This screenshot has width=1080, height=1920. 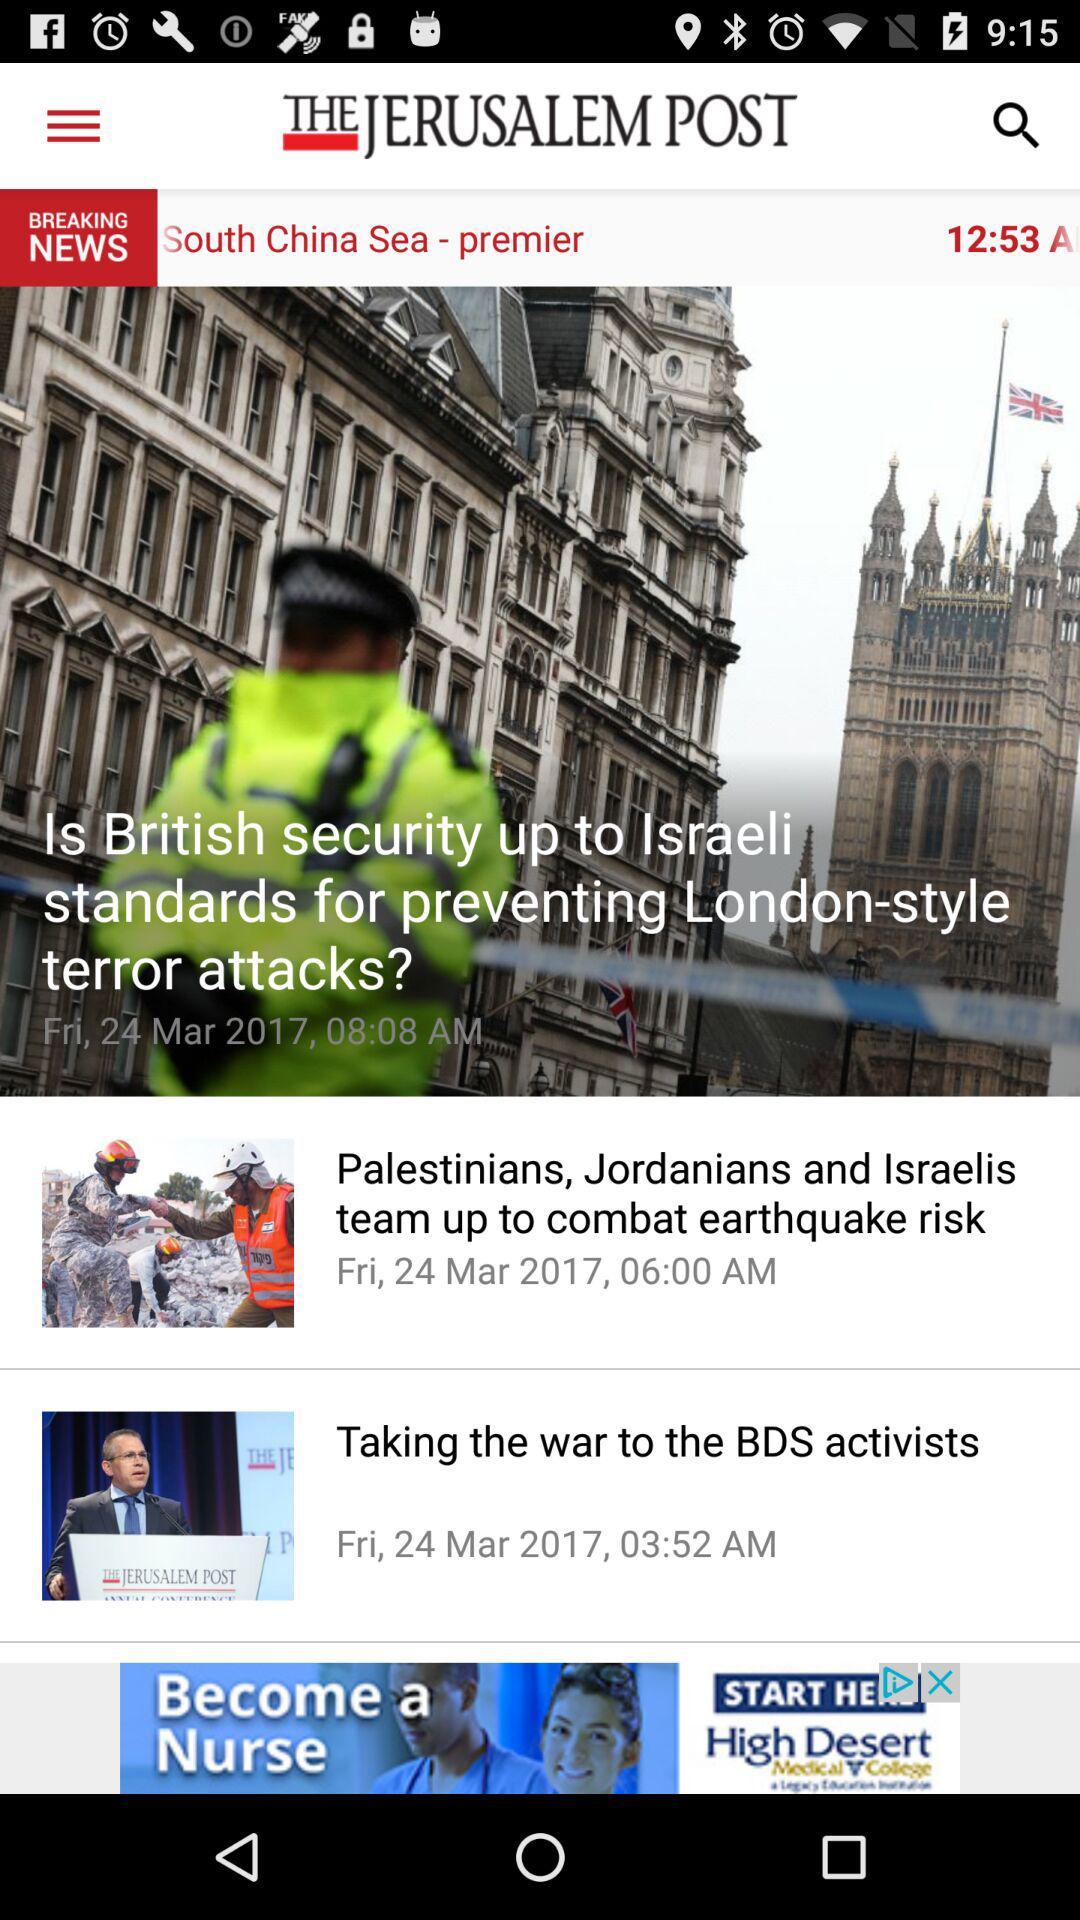 I want to click on app below the 12 53 am item, so click(x=540, y=691).